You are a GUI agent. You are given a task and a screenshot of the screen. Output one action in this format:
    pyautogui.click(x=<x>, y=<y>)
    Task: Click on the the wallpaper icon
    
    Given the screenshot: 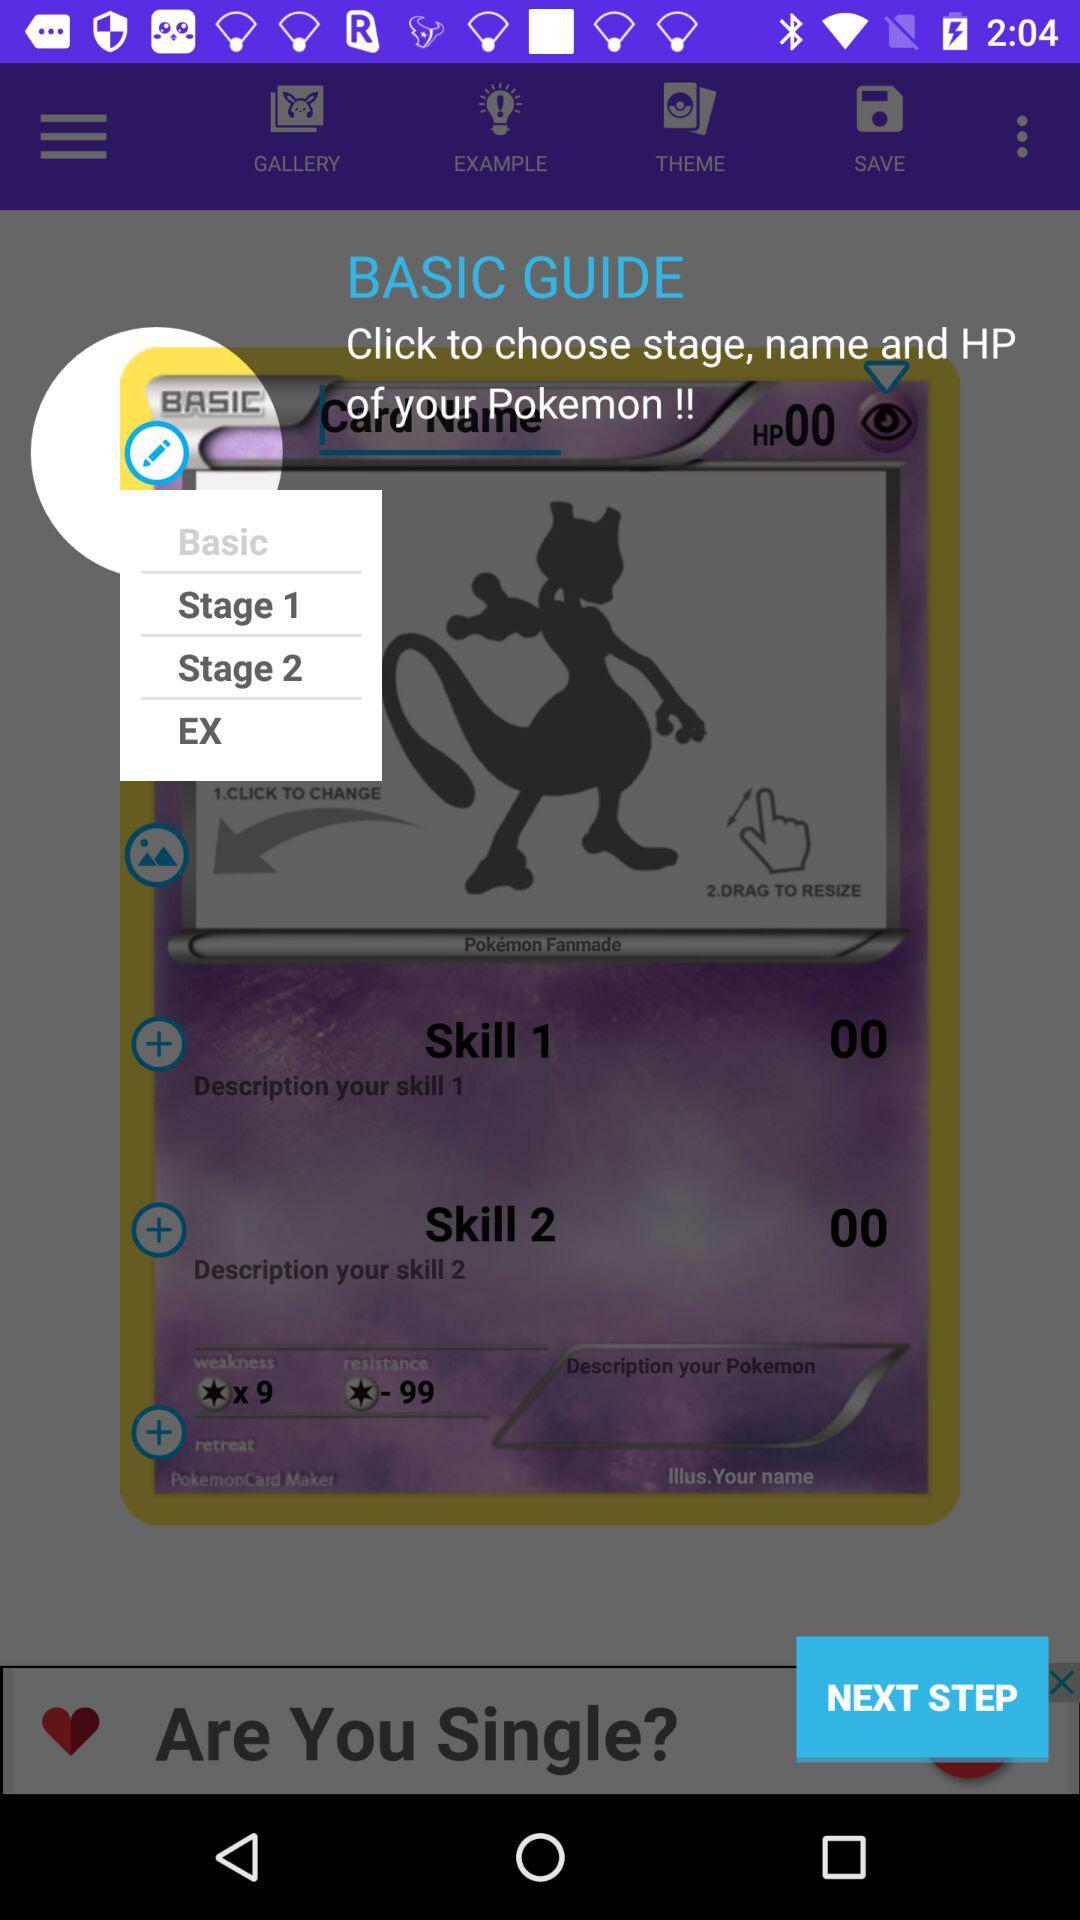 What is the action you would take?
    pyautogui.click(x=155, y=854)
    